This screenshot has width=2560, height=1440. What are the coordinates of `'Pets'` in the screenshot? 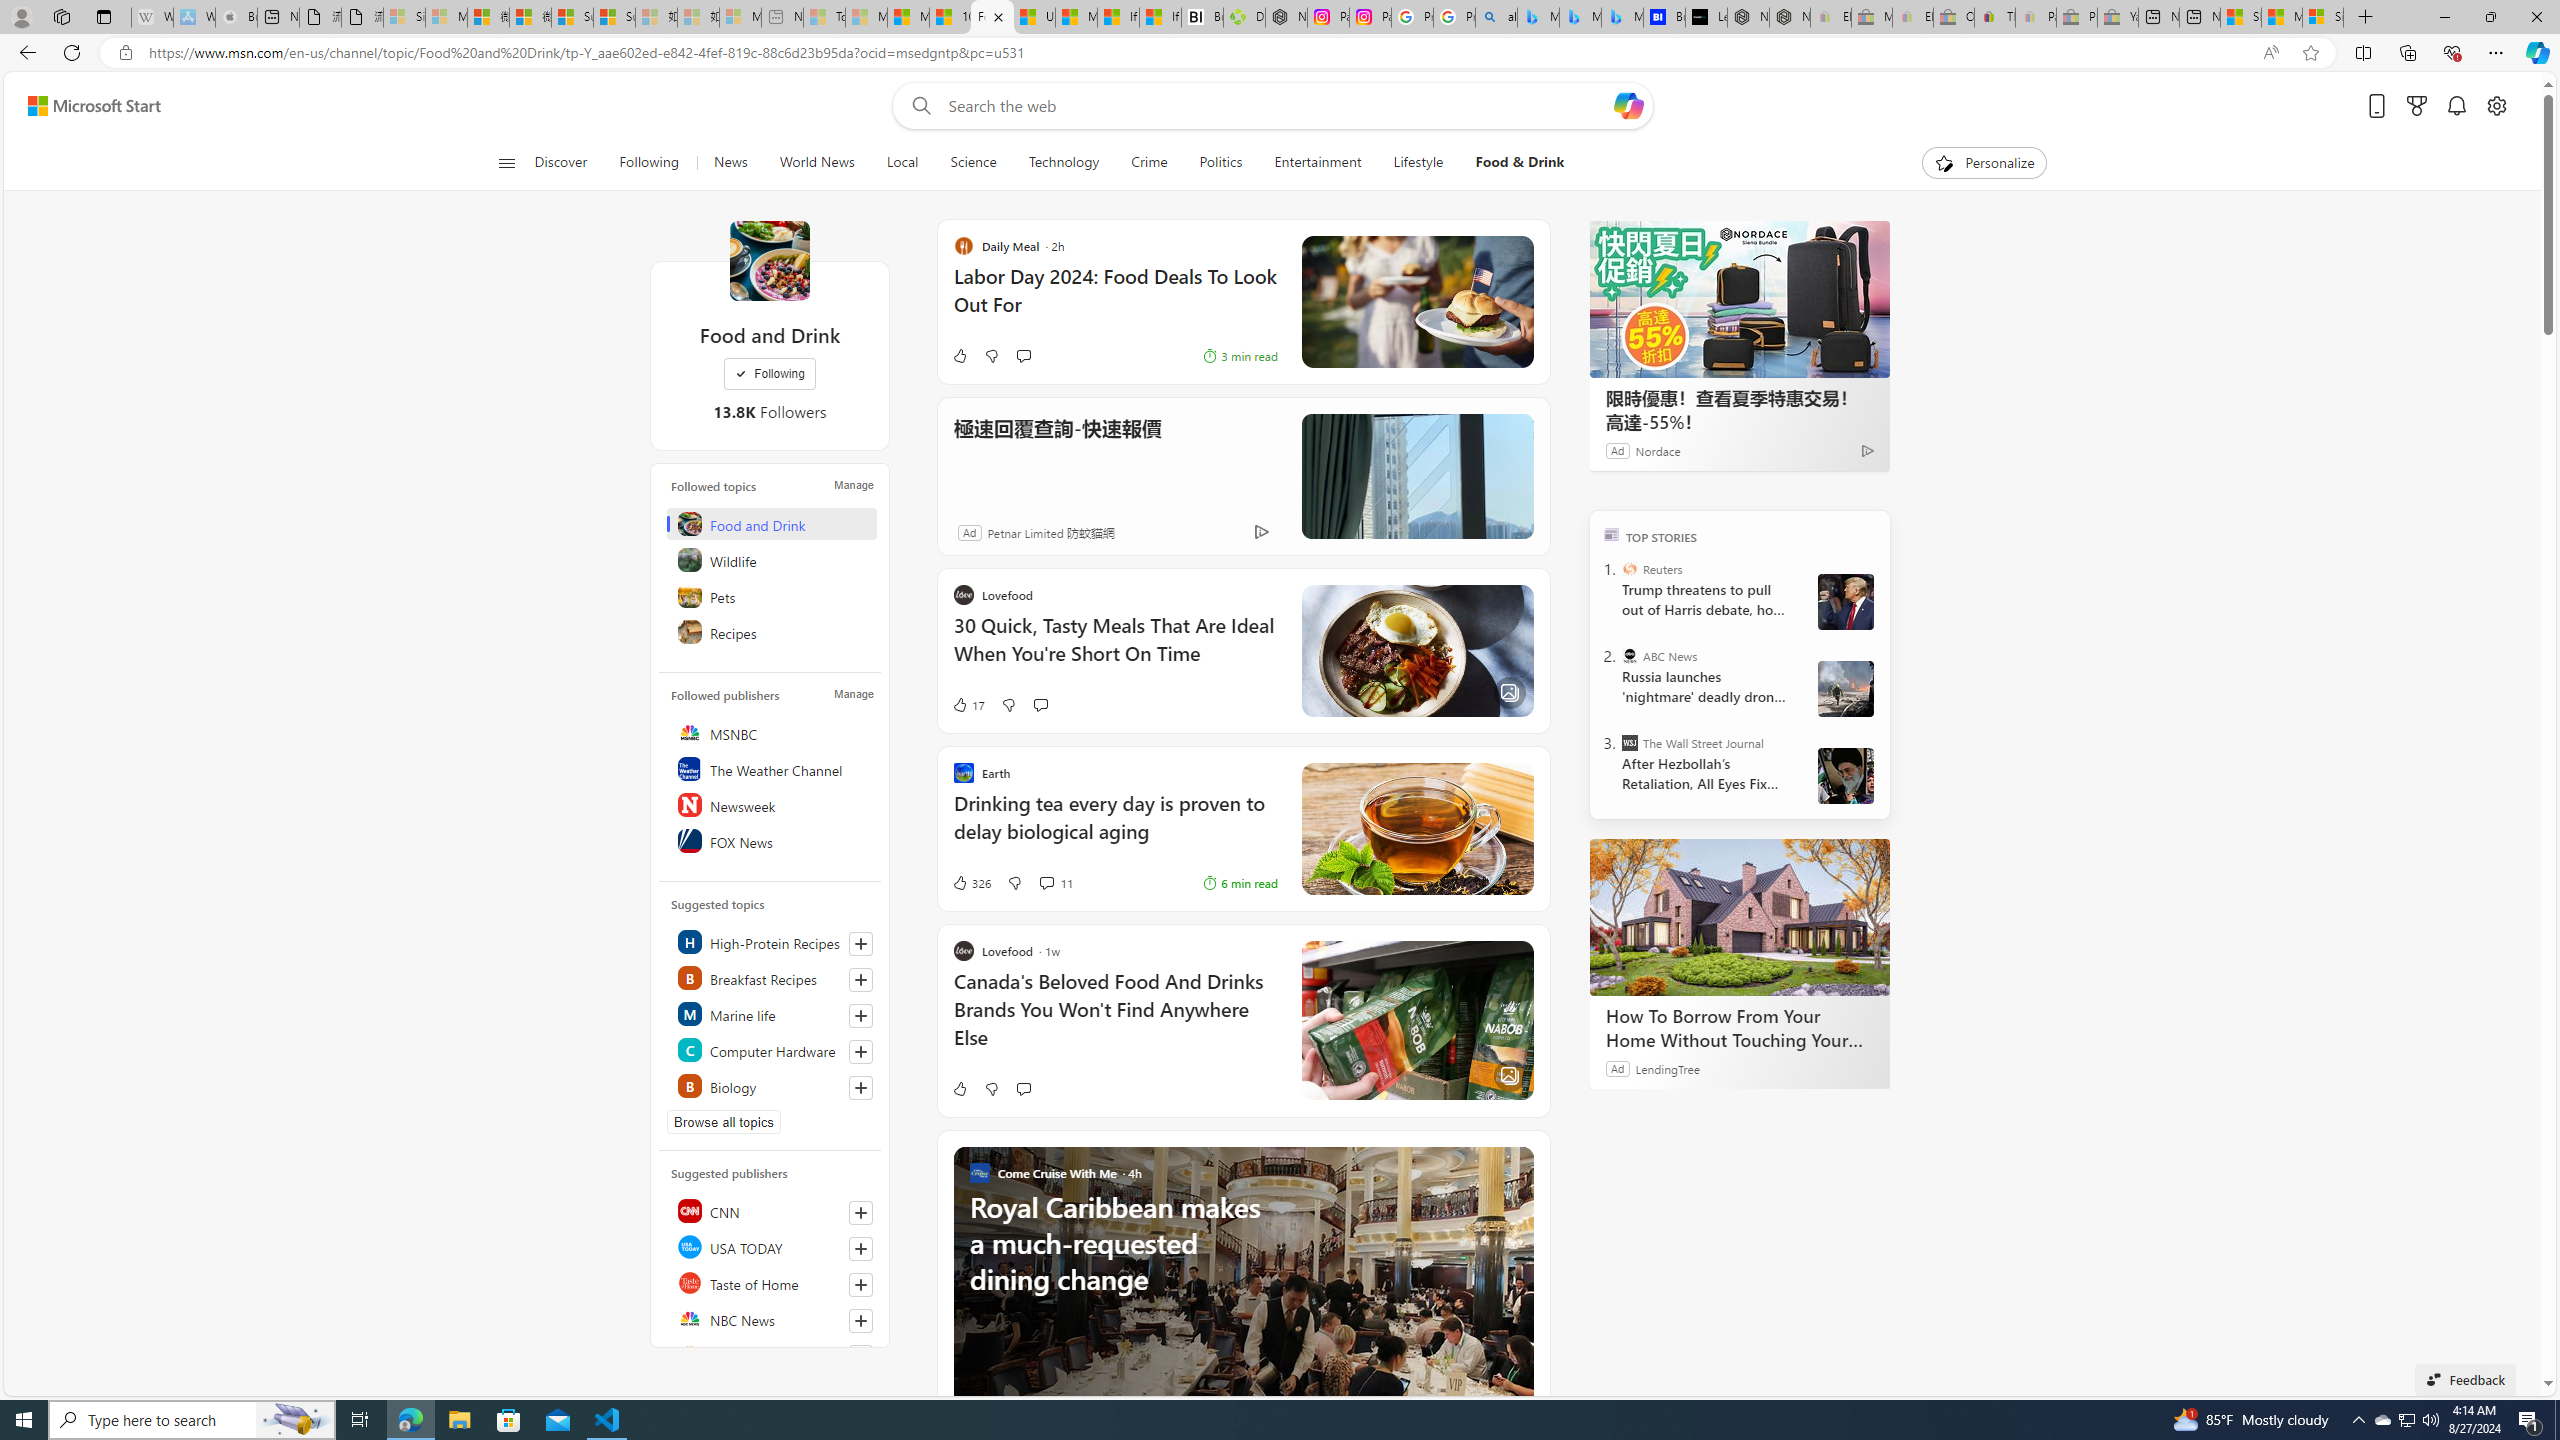 It's located at (773, 595).